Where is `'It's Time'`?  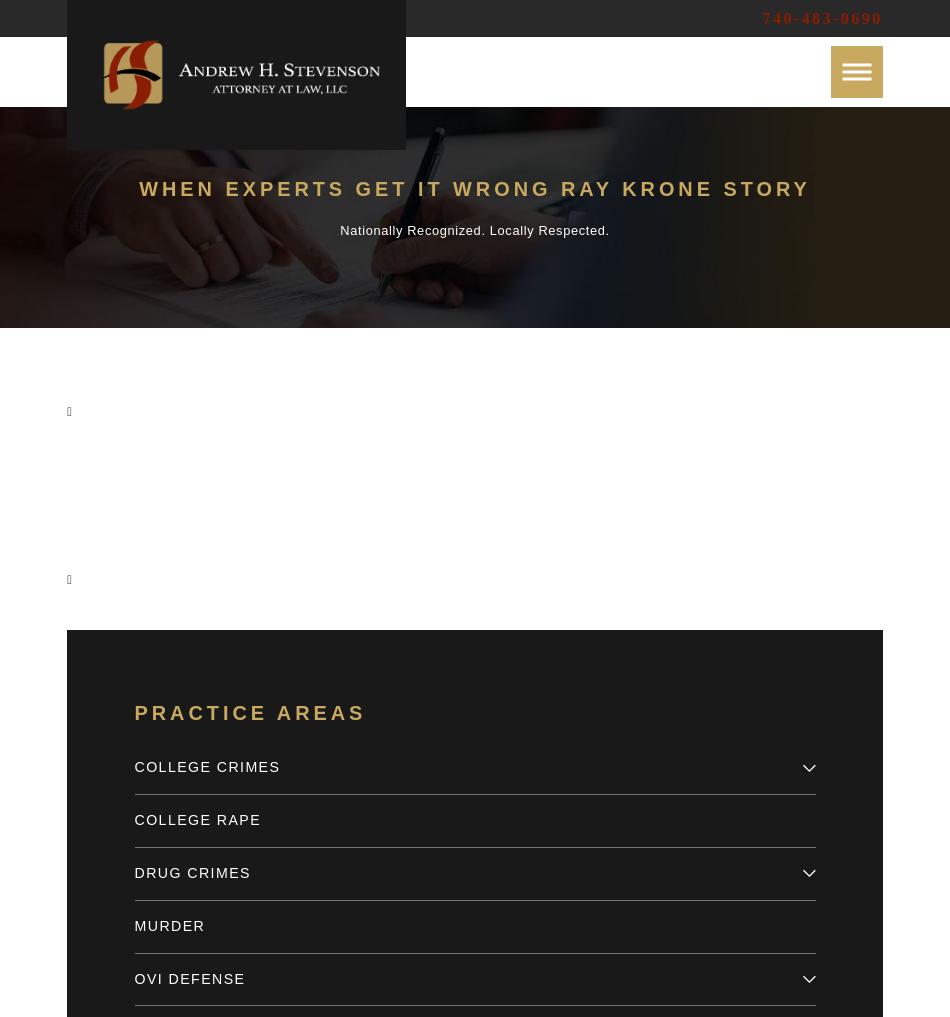
'It's Time' is located at coordinates (363, 502).